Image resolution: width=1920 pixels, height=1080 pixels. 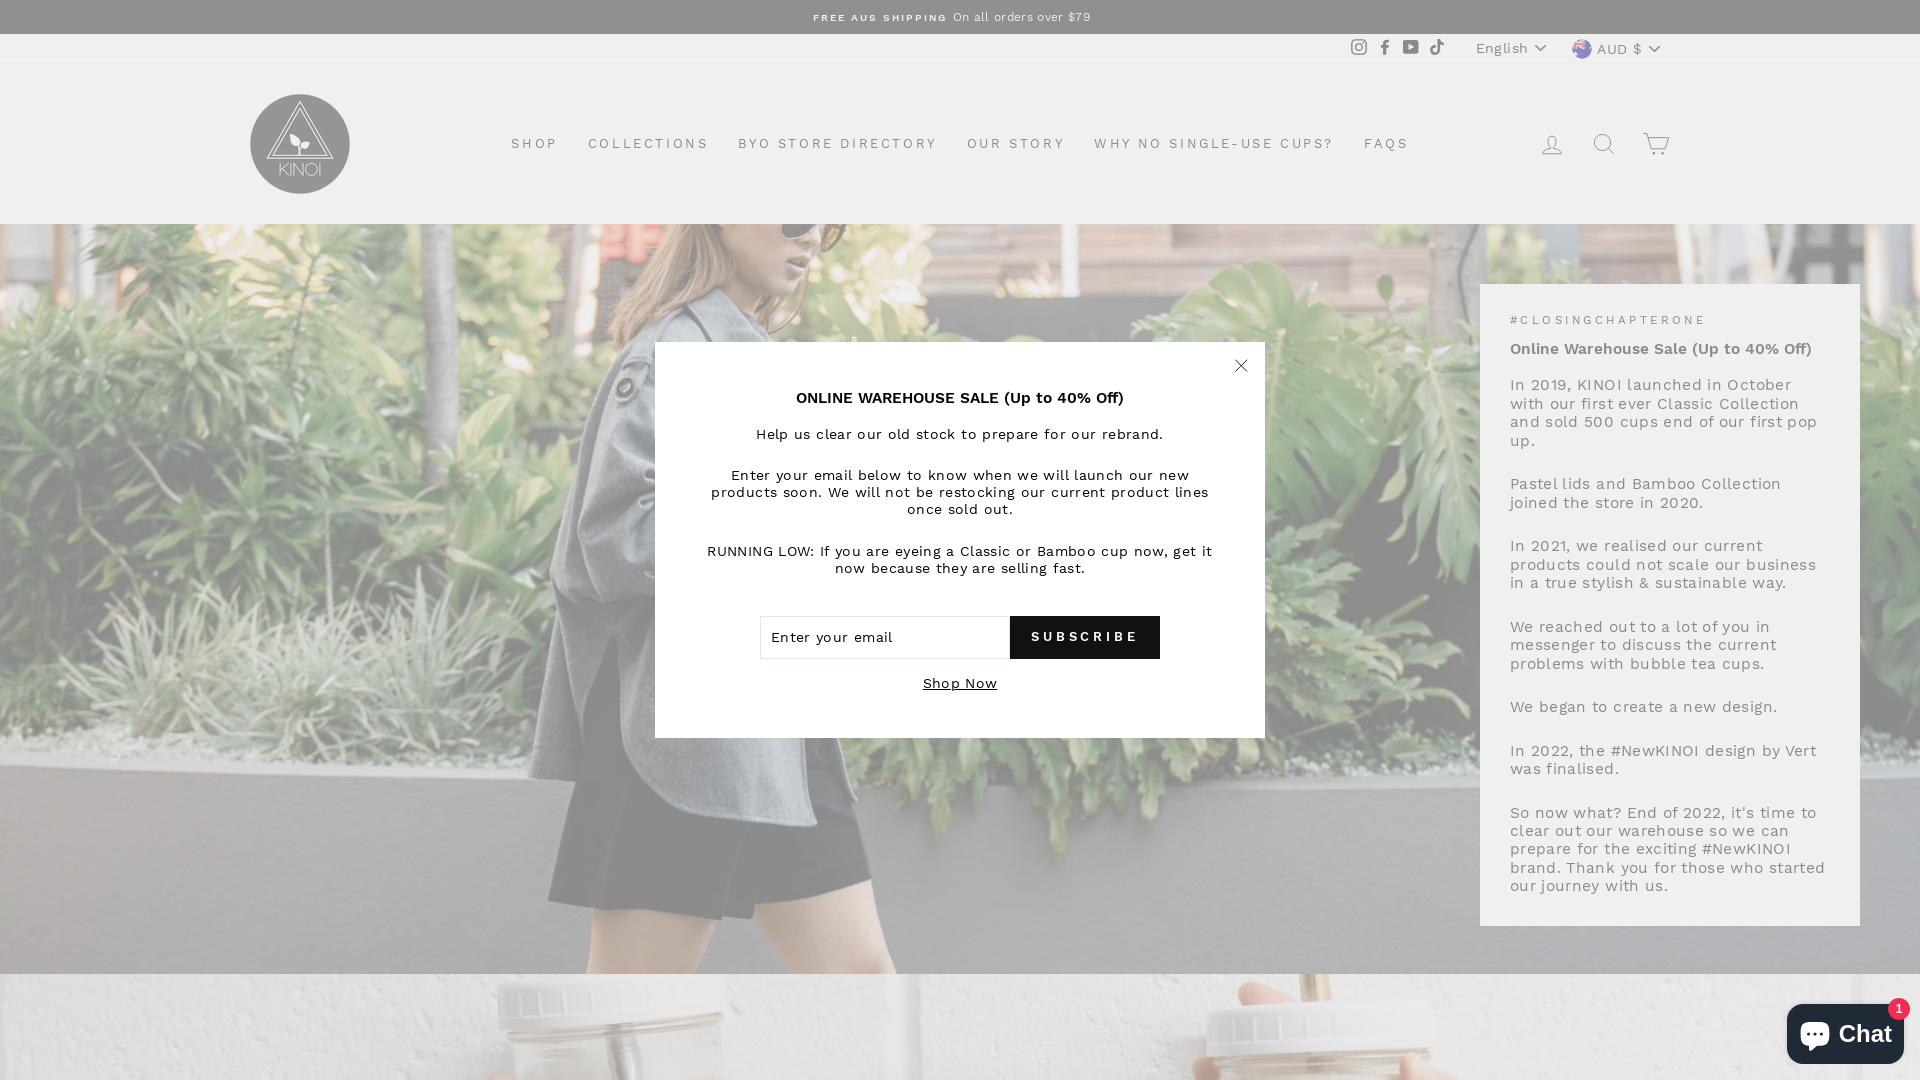 I want to click on 'SHOP', so click(x=533, y=143).